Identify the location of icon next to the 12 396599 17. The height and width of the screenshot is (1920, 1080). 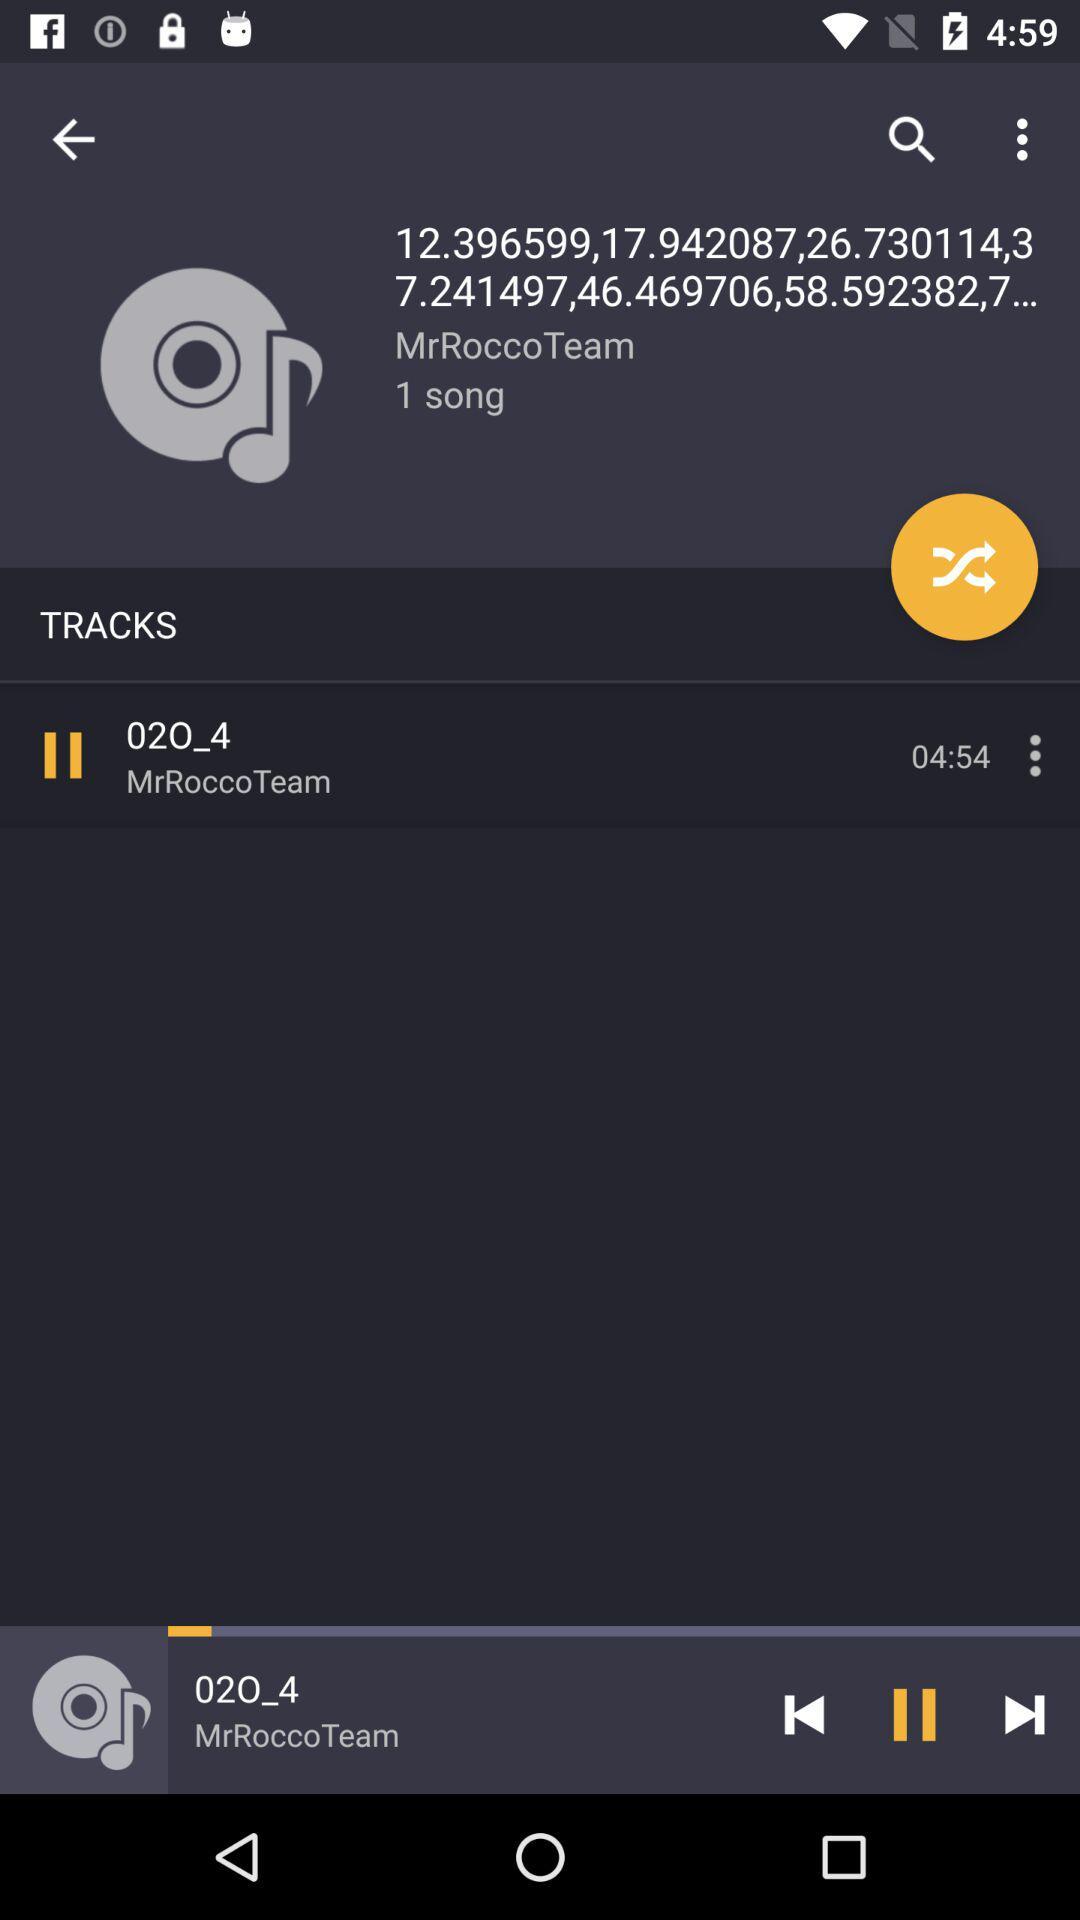
(72, 138).